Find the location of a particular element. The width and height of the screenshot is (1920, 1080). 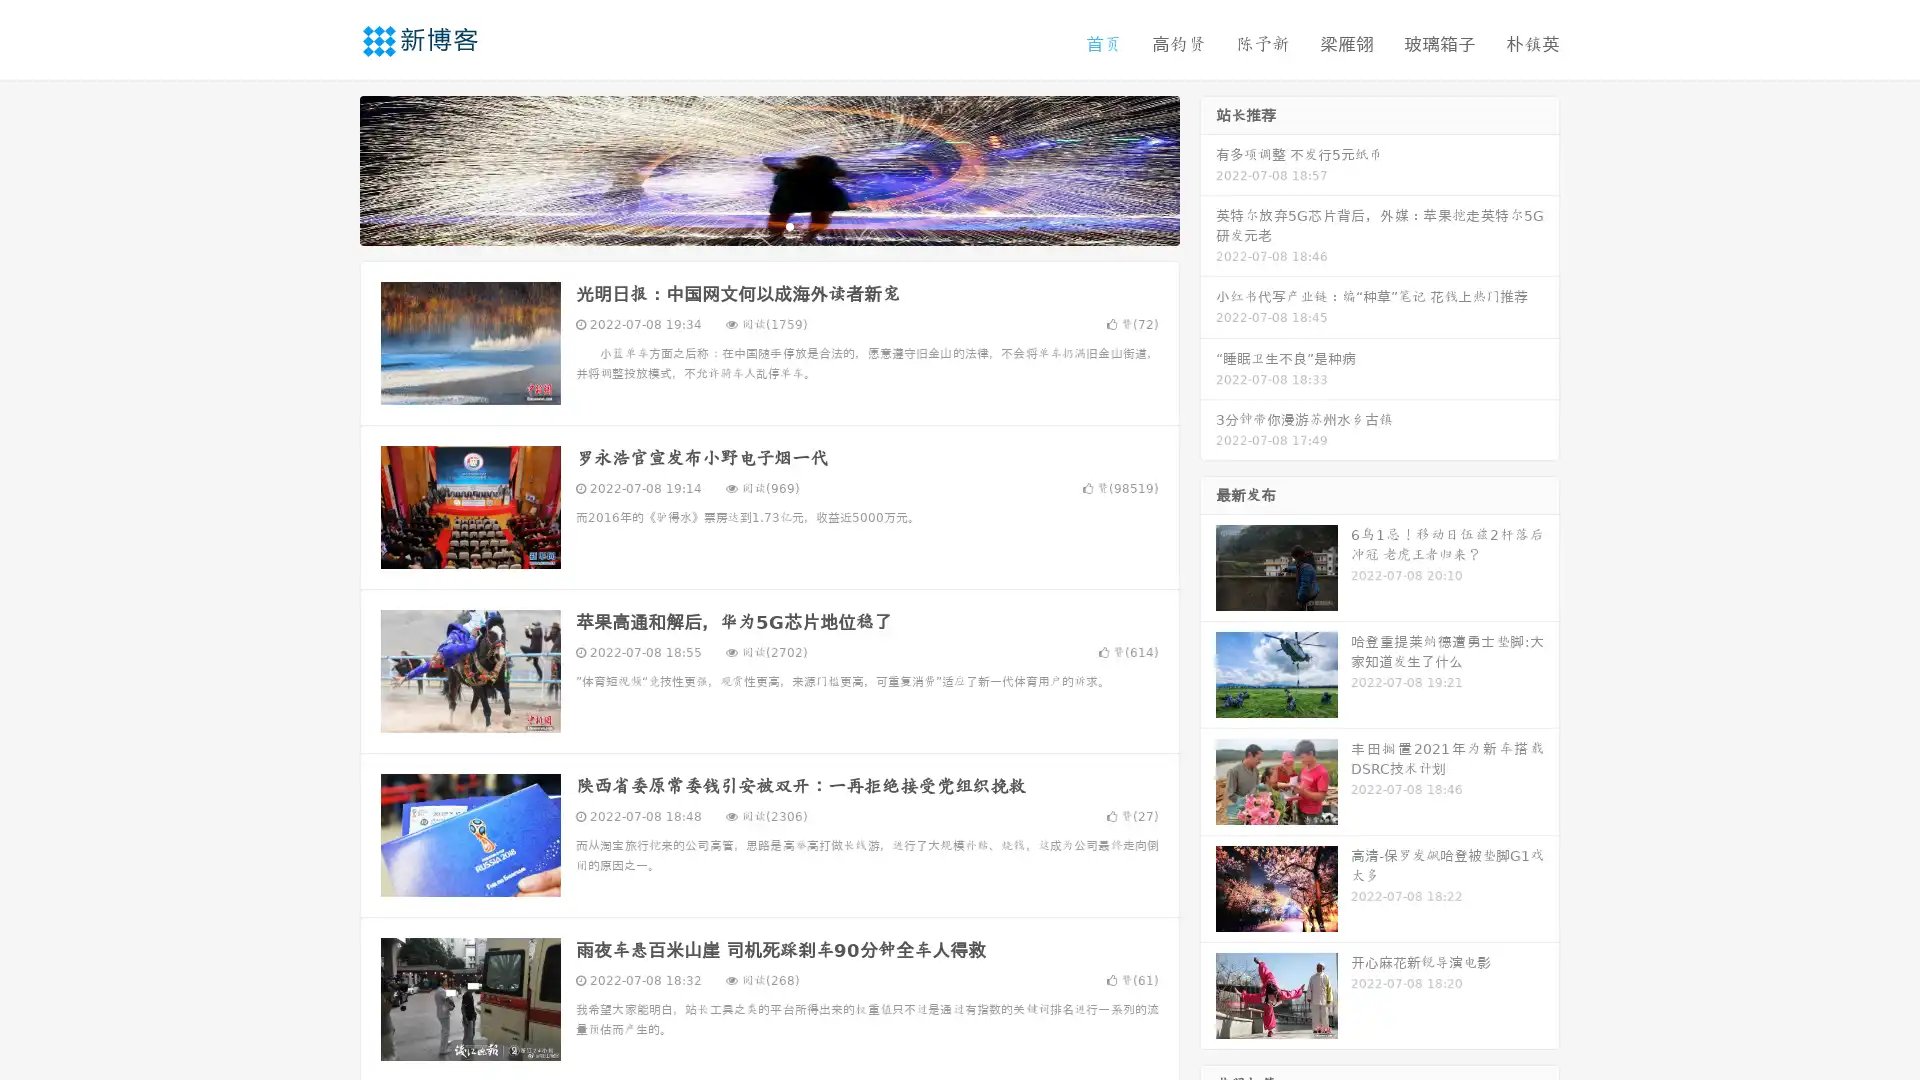

Previous slide is located at coordinates (330, 168).